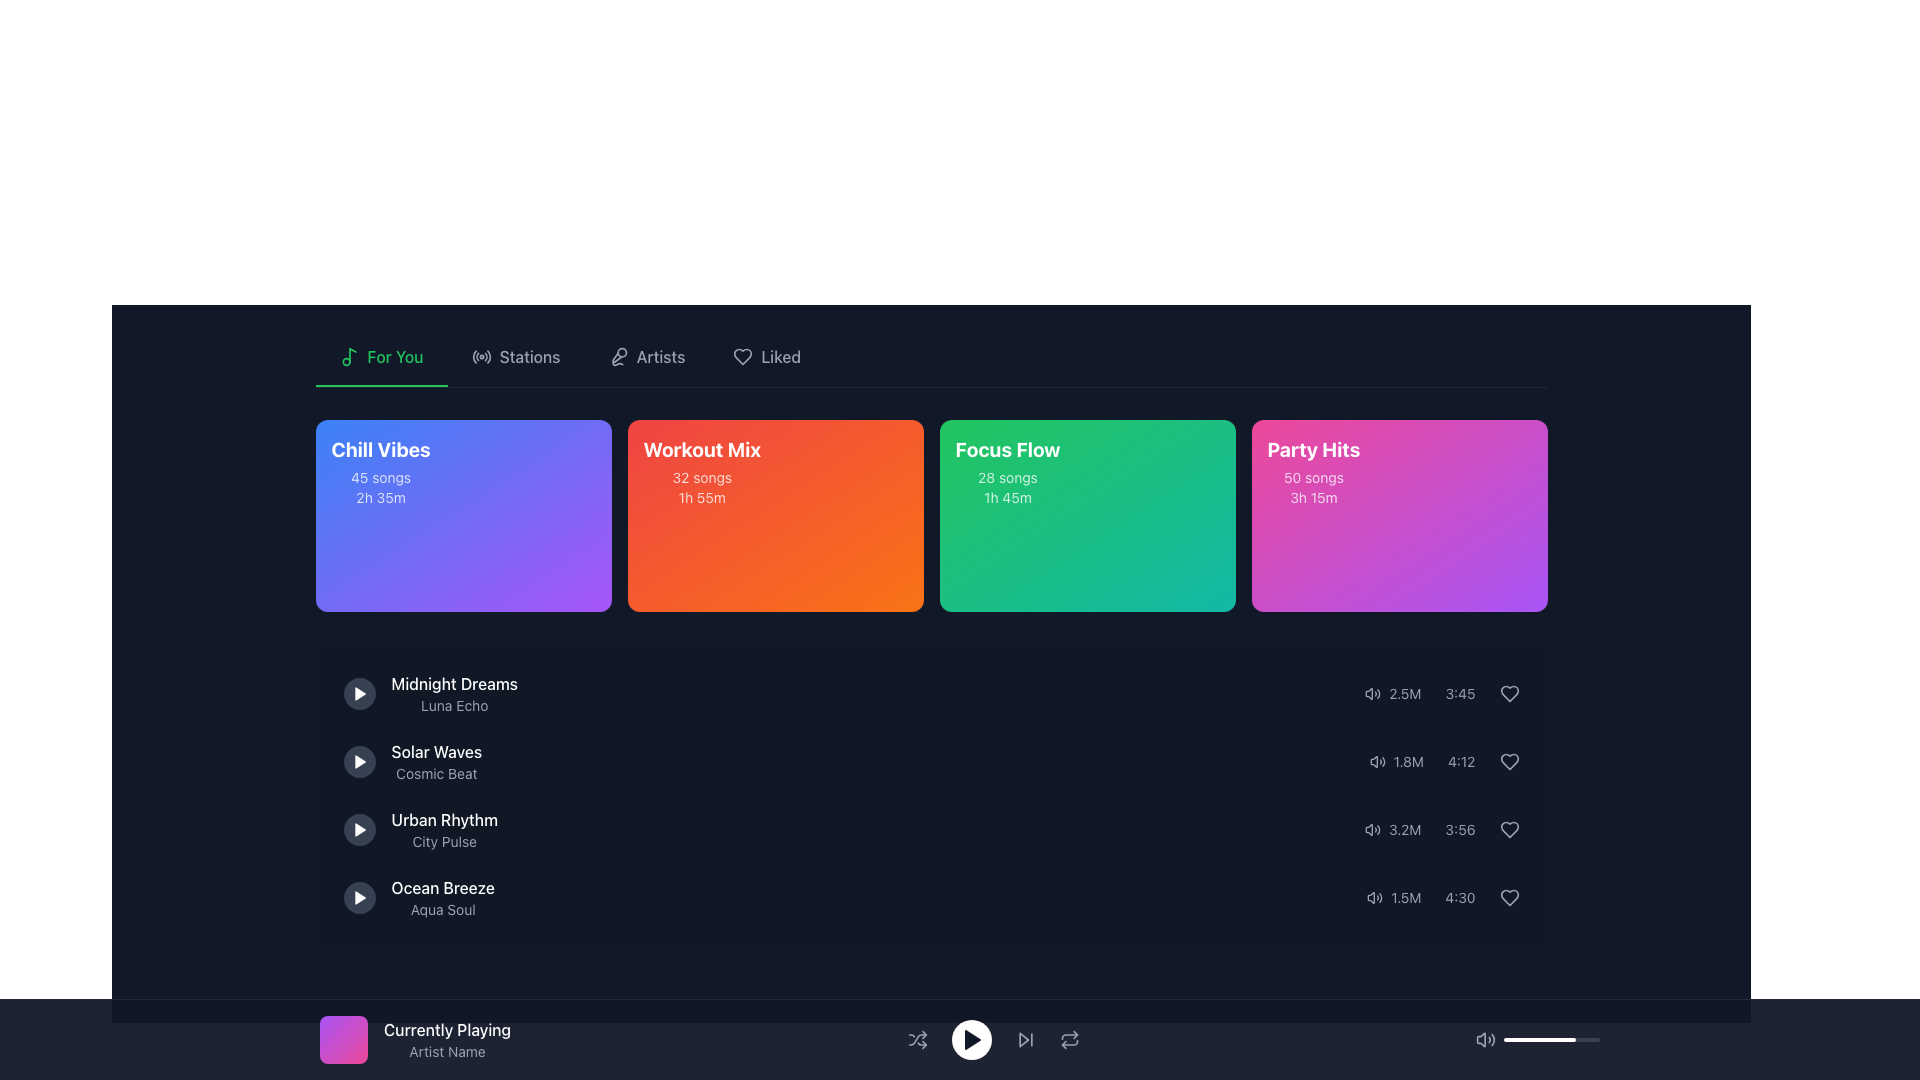 This screenshot has height=1080, width=1920. Describe the element at coordinates (1393, 897) in the screenshot. I see `the text label displaying '1.5M', which indicates the number of plays or views, located in the fourth row of a list structure, next to a speaker icon` at that location.